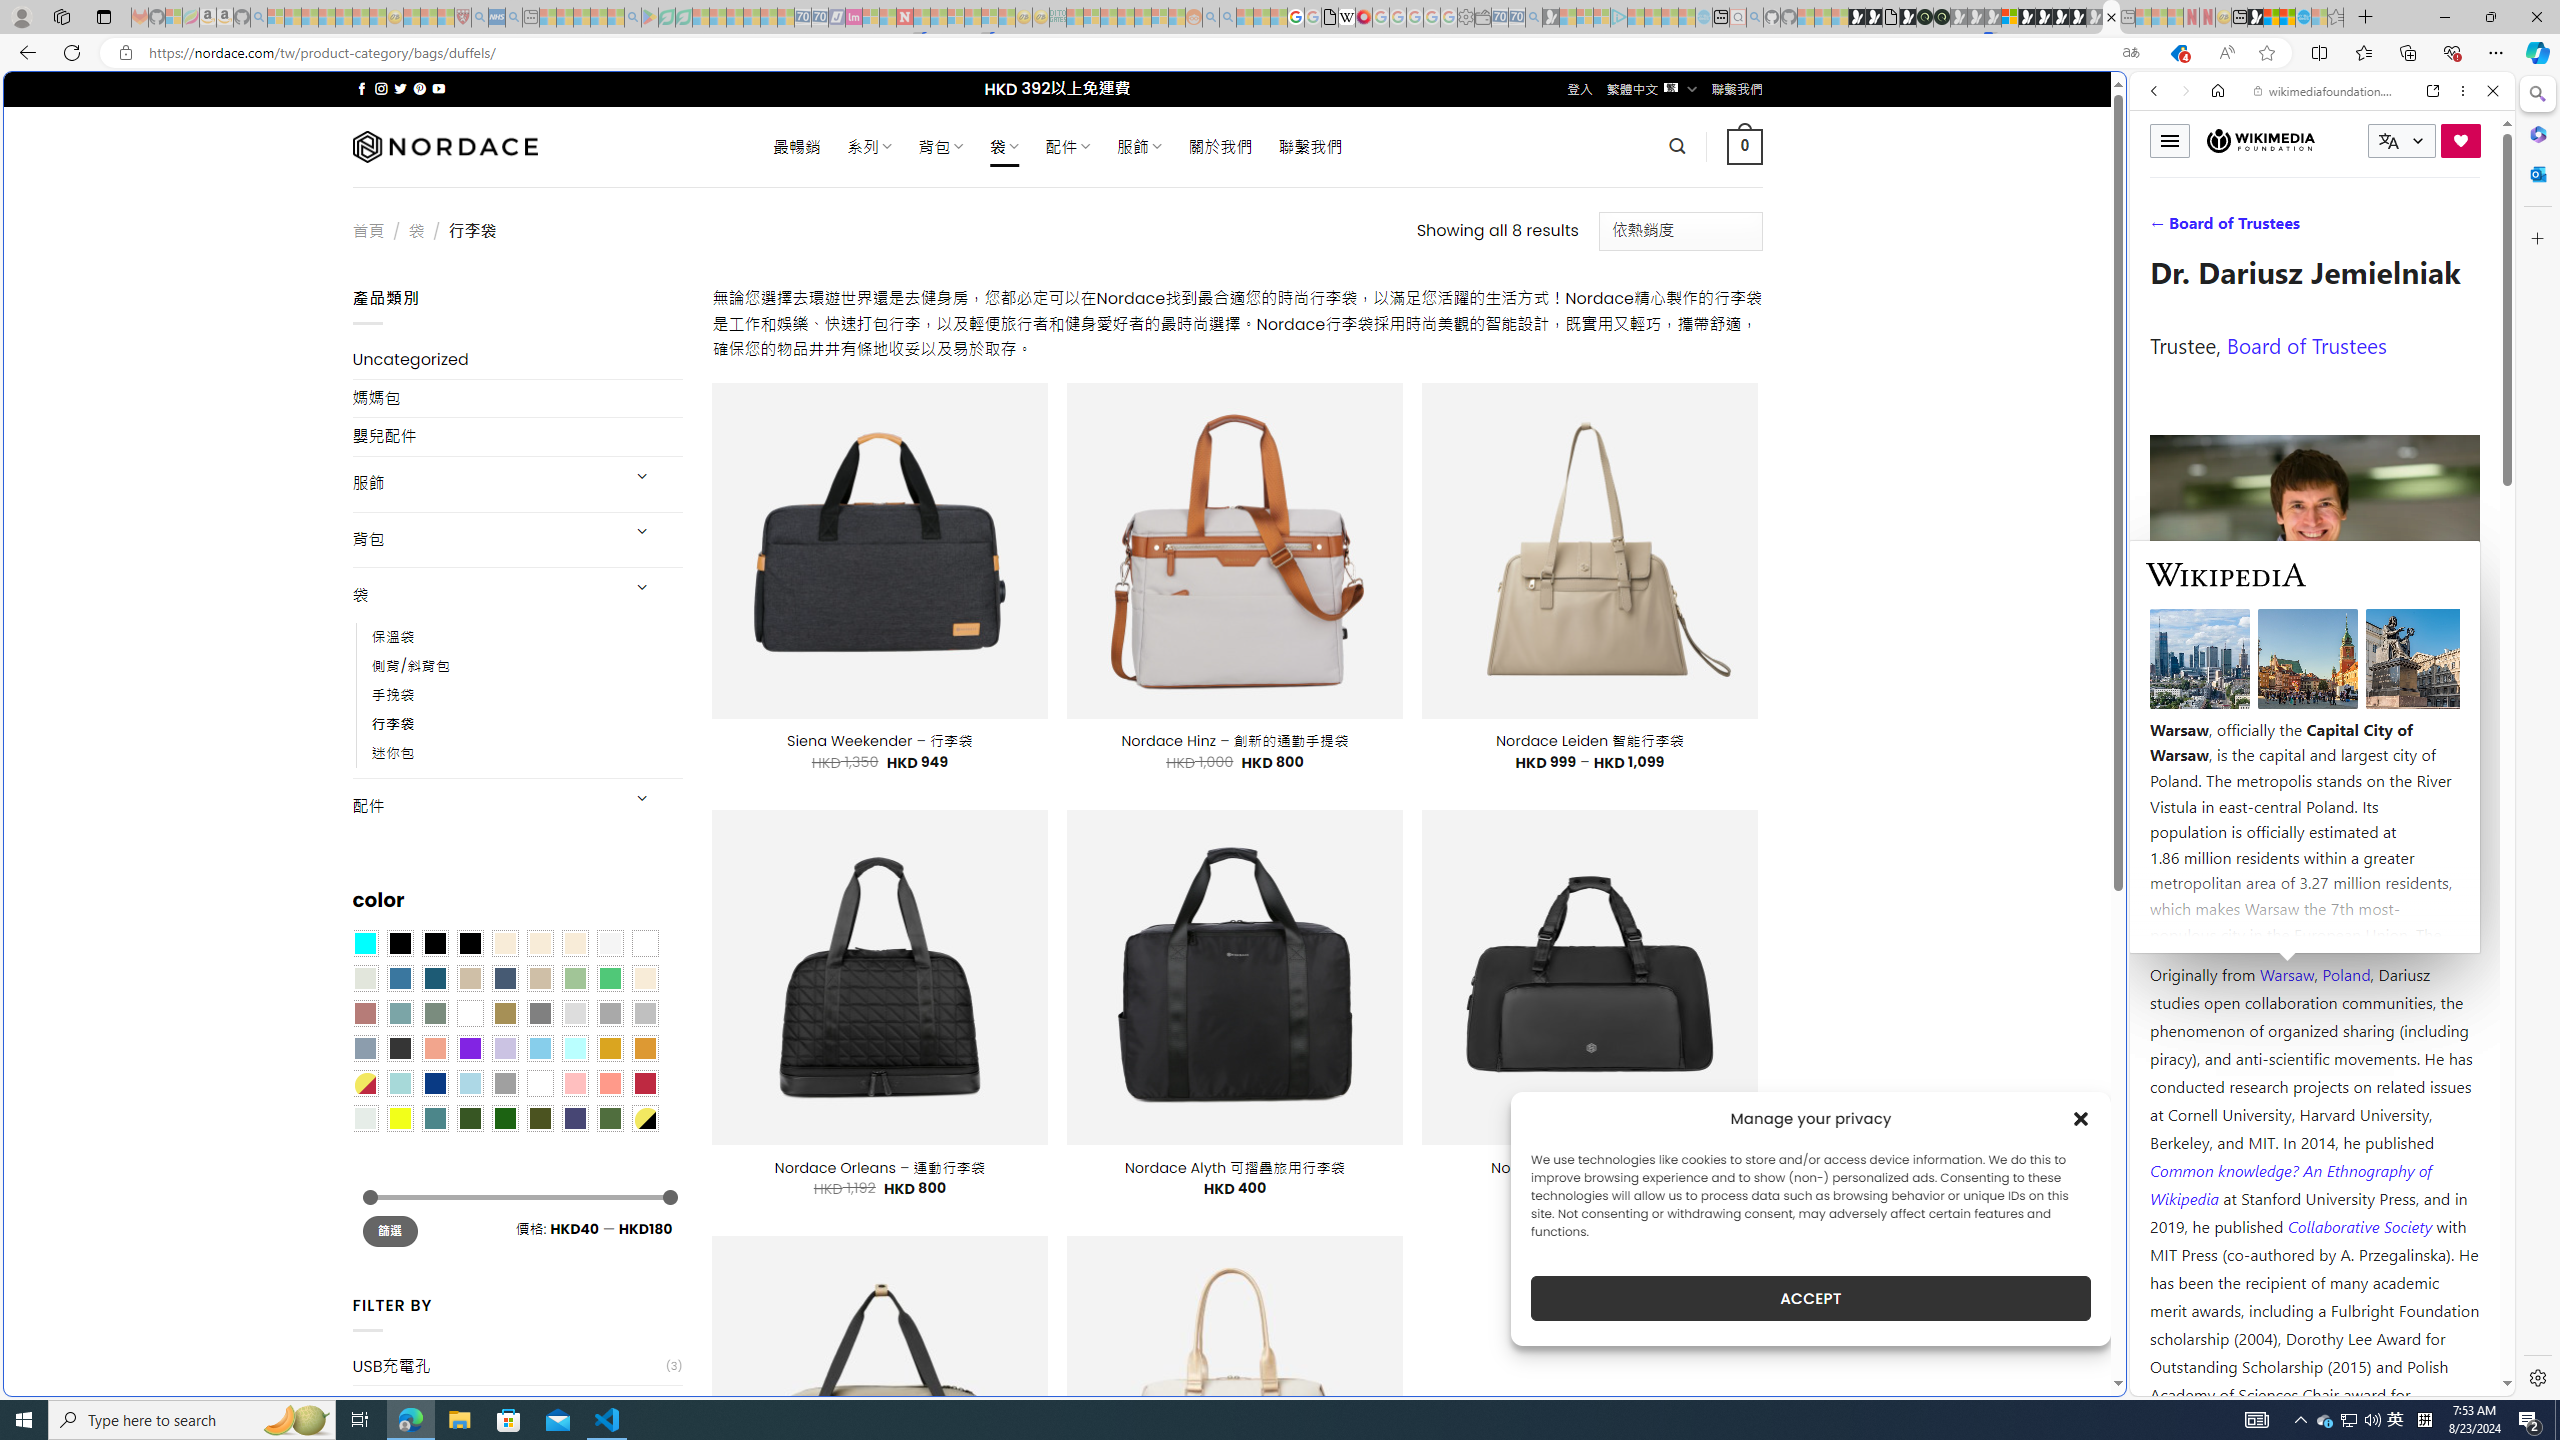  I want to click on 'Services - Maintenance | Sky Blue Bikes - Sky Blue Bikes', so click(2302, 16).